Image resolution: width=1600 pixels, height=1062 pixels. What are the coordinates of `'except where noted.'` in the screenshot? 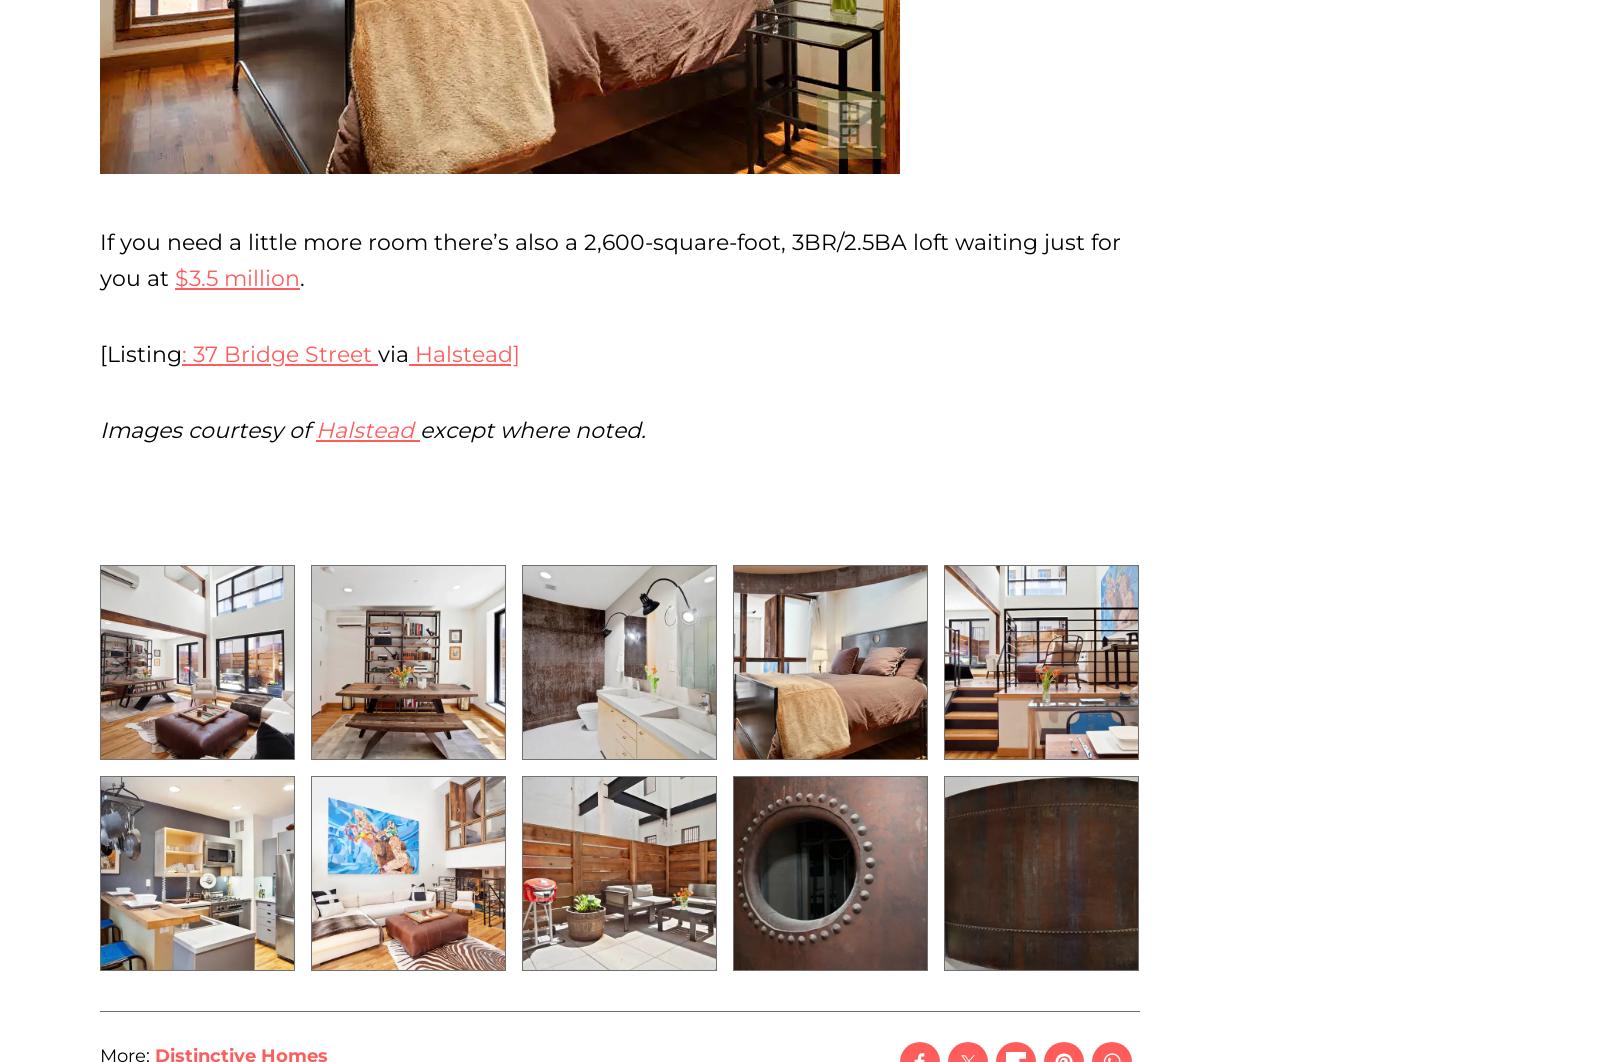 It's located at (531, 429).